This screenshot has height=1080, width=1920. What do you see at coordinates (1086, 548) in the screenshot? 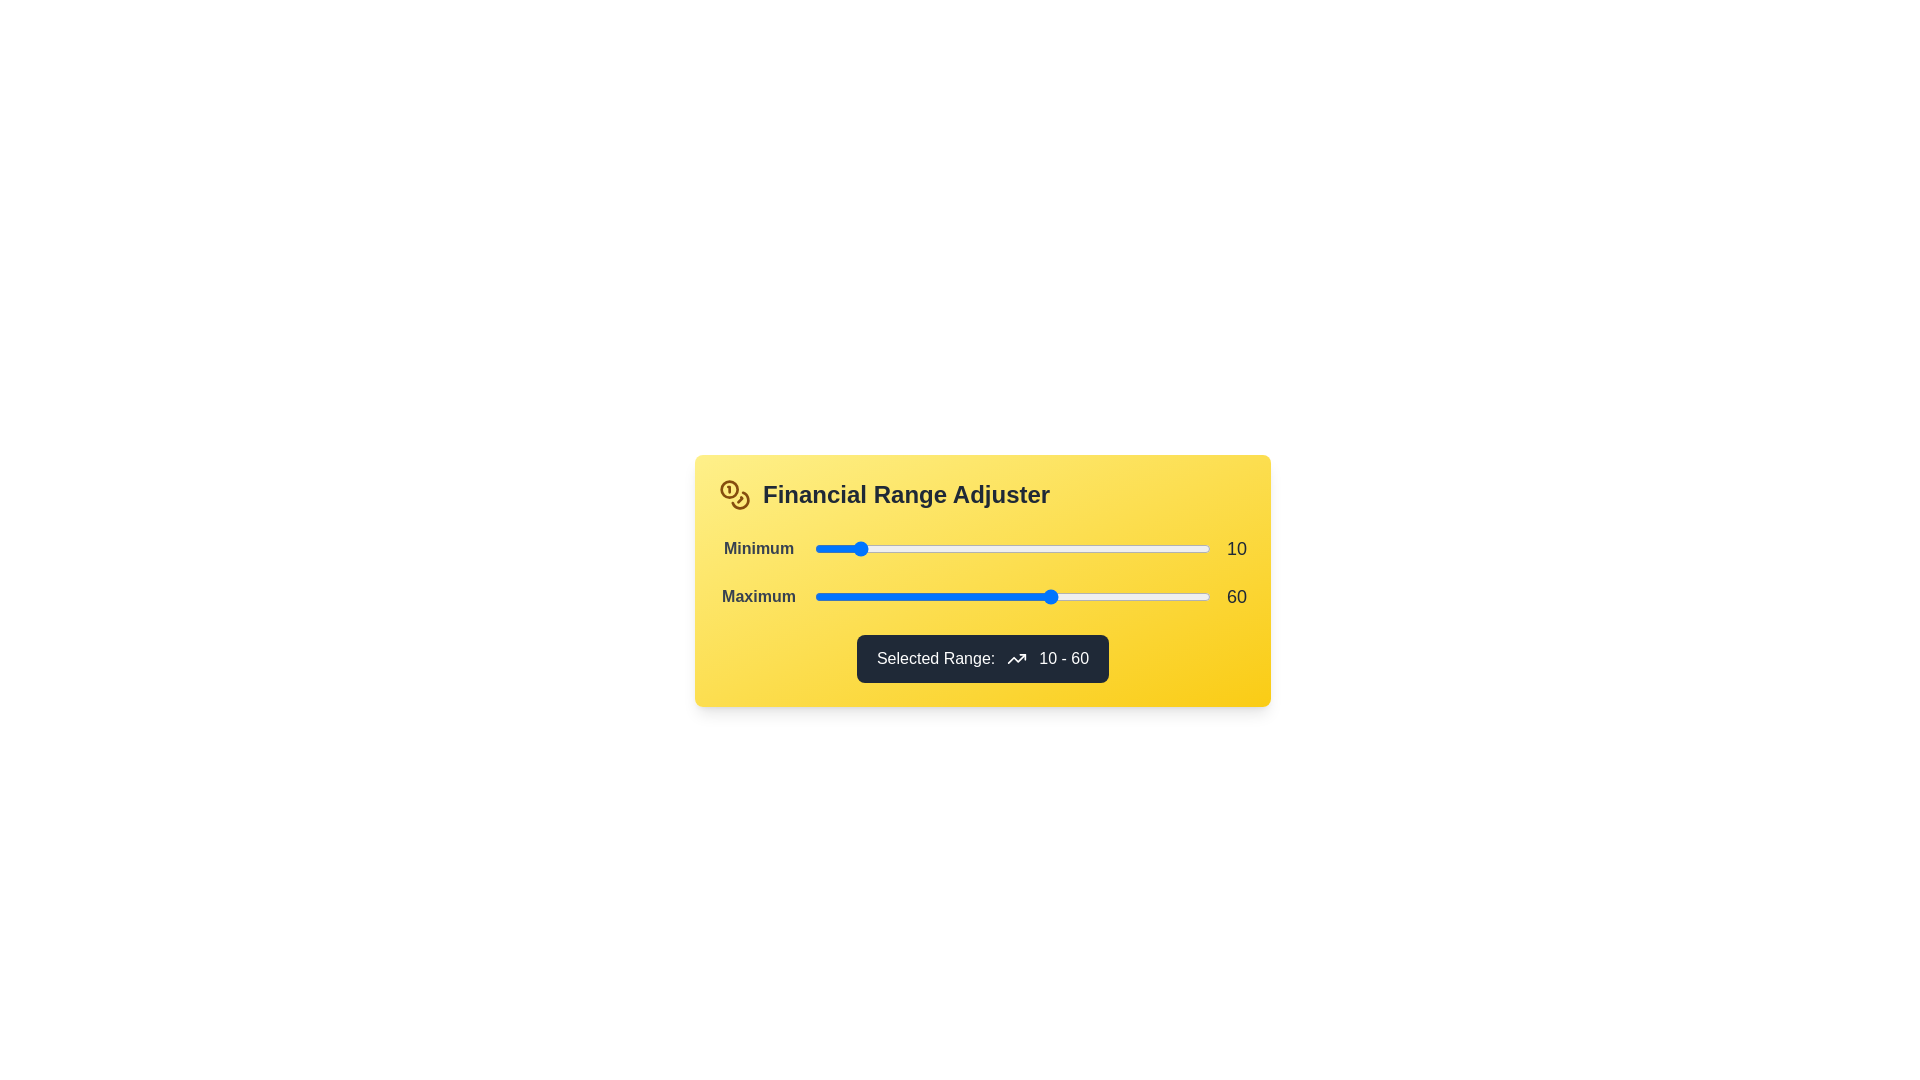
I see `the 'Minimum' slider to 69 within its range` at bounding box center [1086, 548].